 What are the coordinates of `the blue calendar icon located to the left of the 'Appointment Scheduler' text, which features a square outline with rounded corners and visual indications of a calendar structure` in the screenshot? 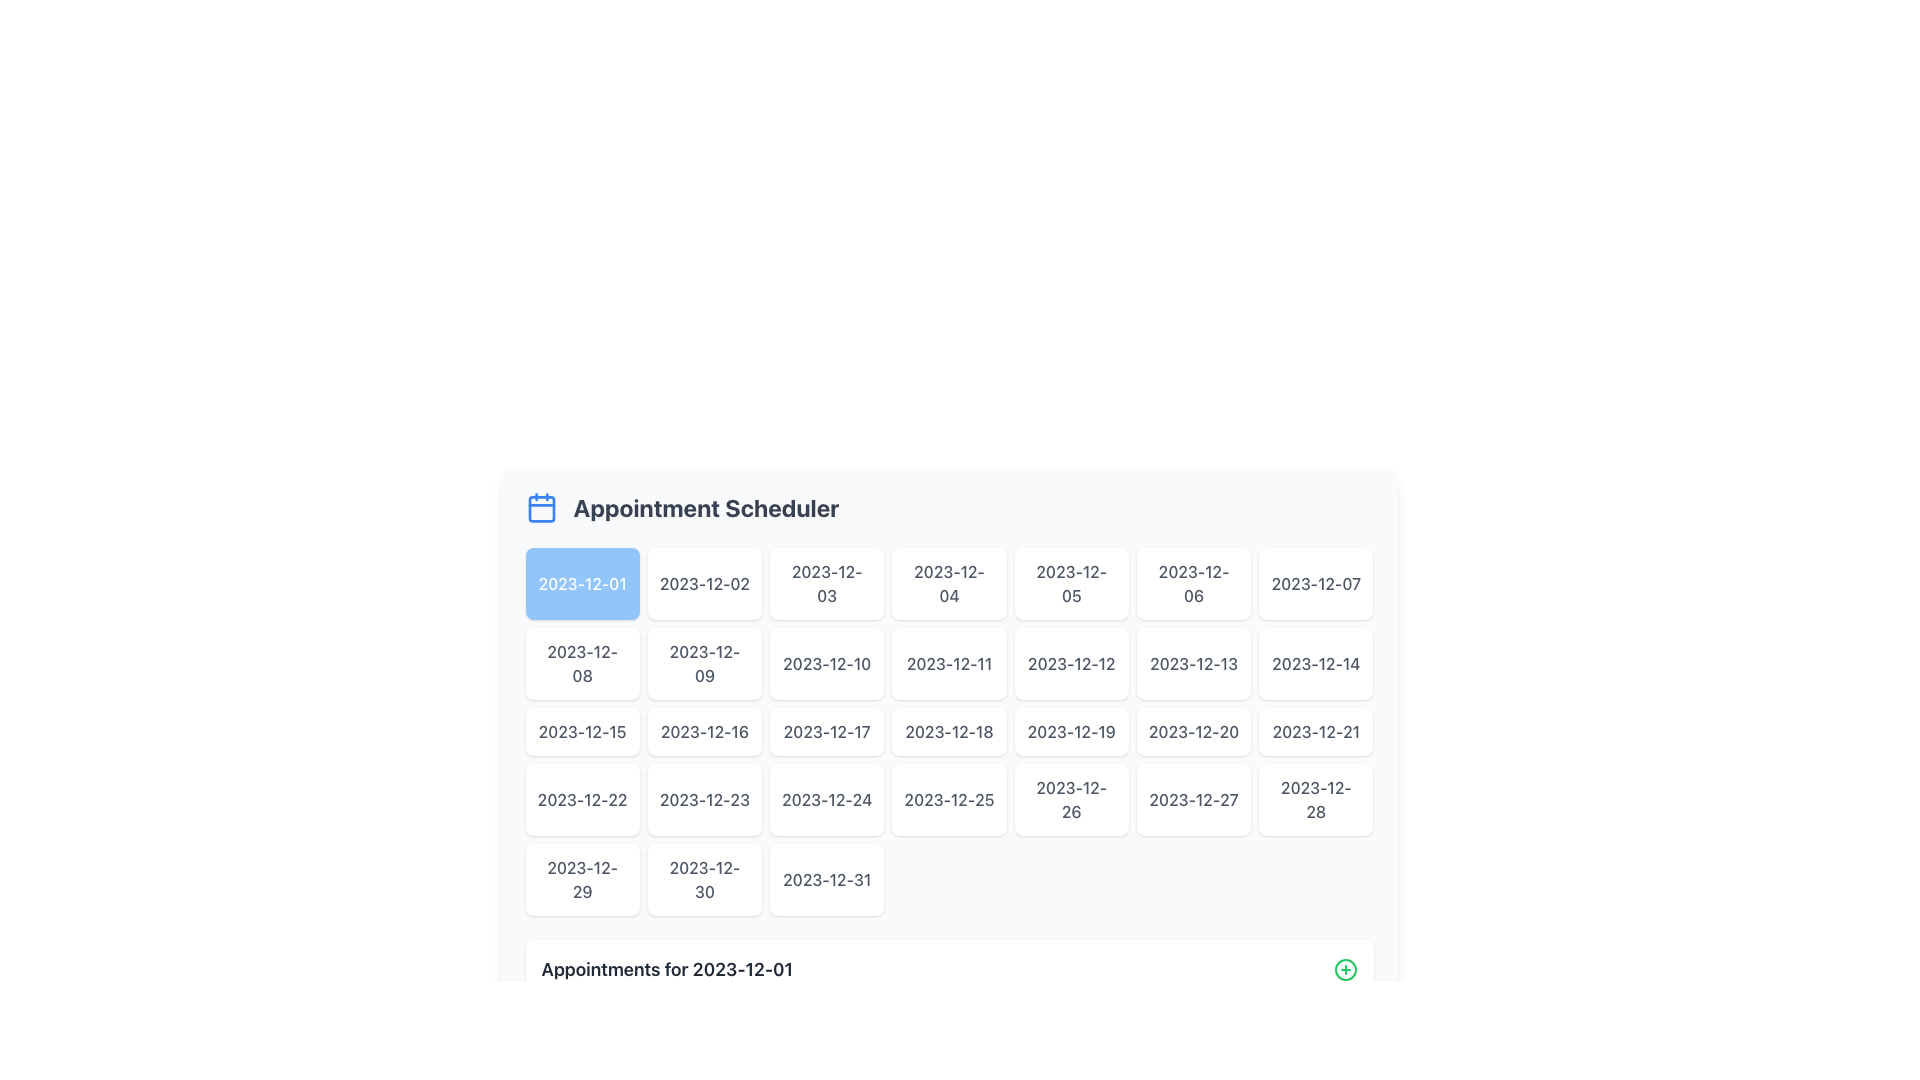 It's located at (541, 507).